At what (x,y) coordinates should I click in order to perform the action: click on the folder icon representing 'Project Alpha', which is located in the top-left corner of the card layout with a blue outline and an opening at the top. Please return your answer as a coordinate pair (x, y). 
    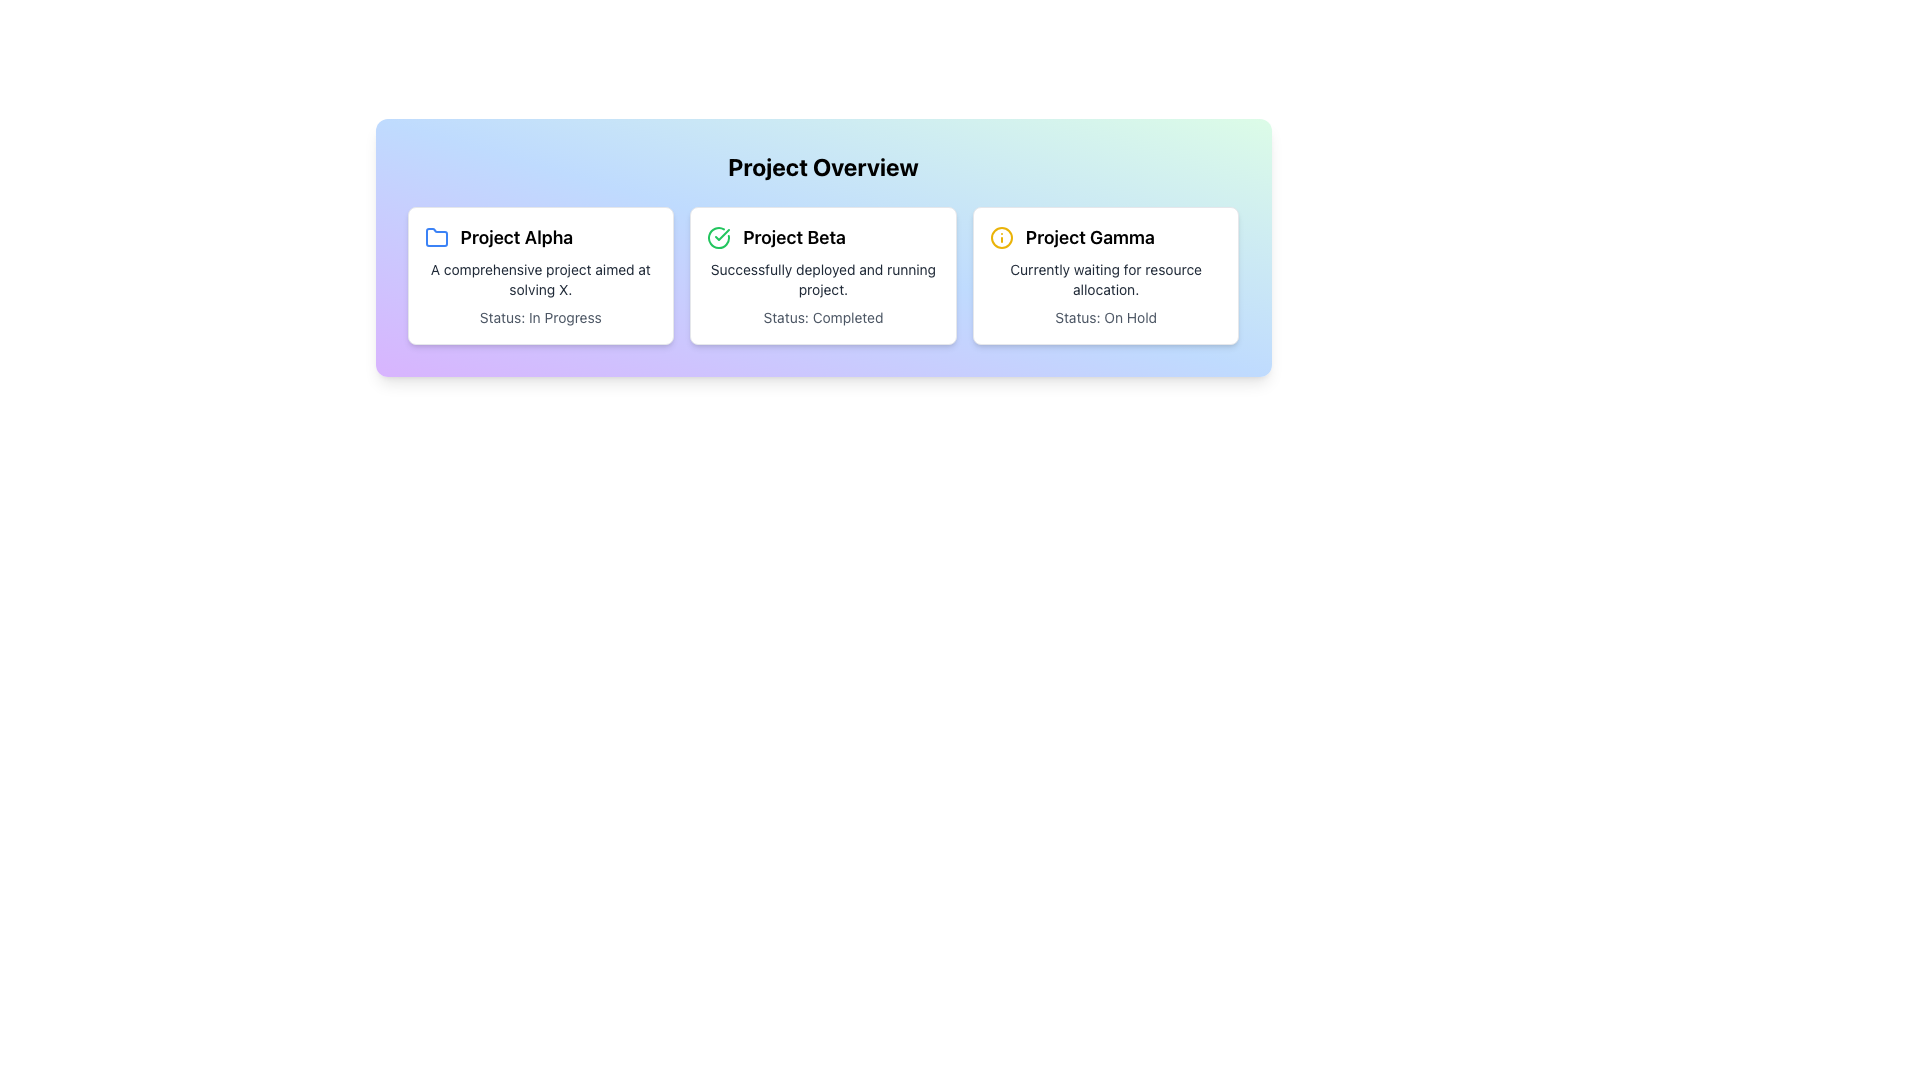
    Looking at the image, I should click on (435, 236).